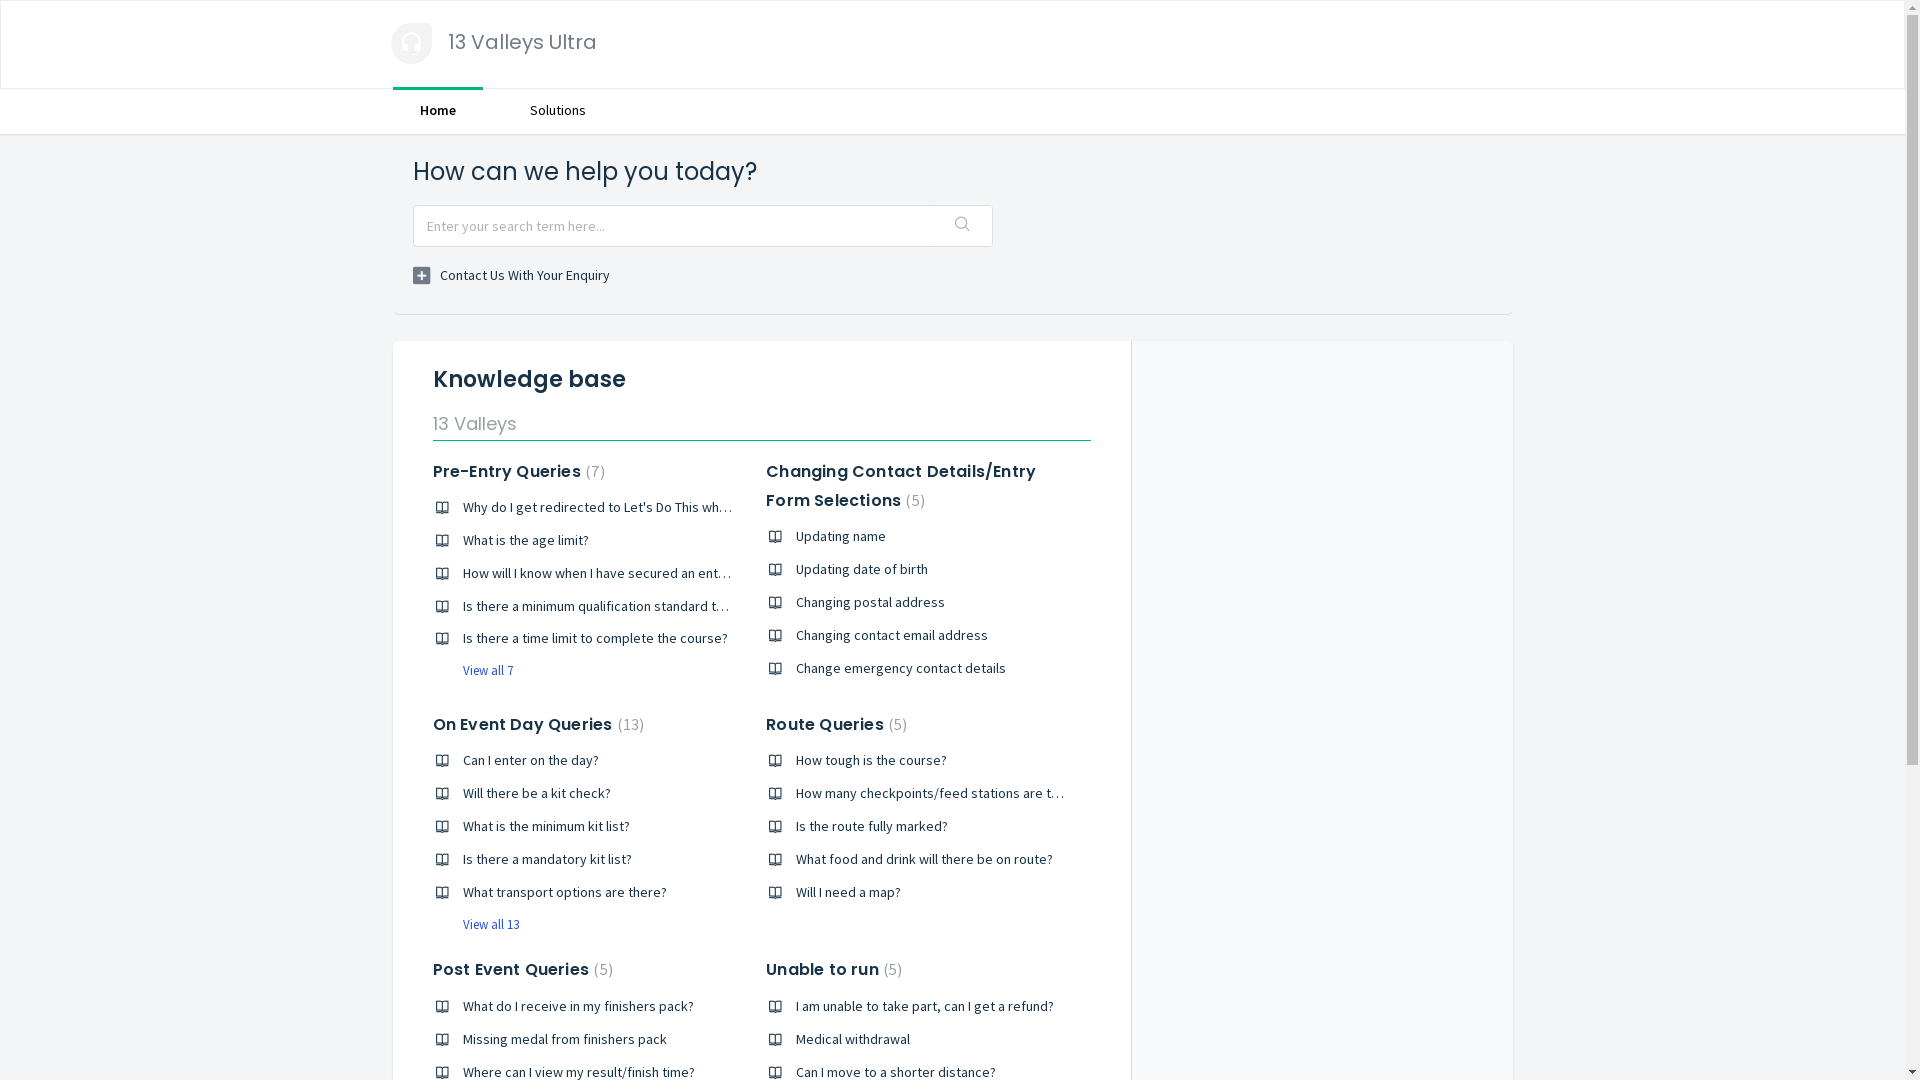  What do you see at coordinates (923, 858) in the screenshot?
I see `'What food and drink will there be on route?'` at bounding box center [923, 858].